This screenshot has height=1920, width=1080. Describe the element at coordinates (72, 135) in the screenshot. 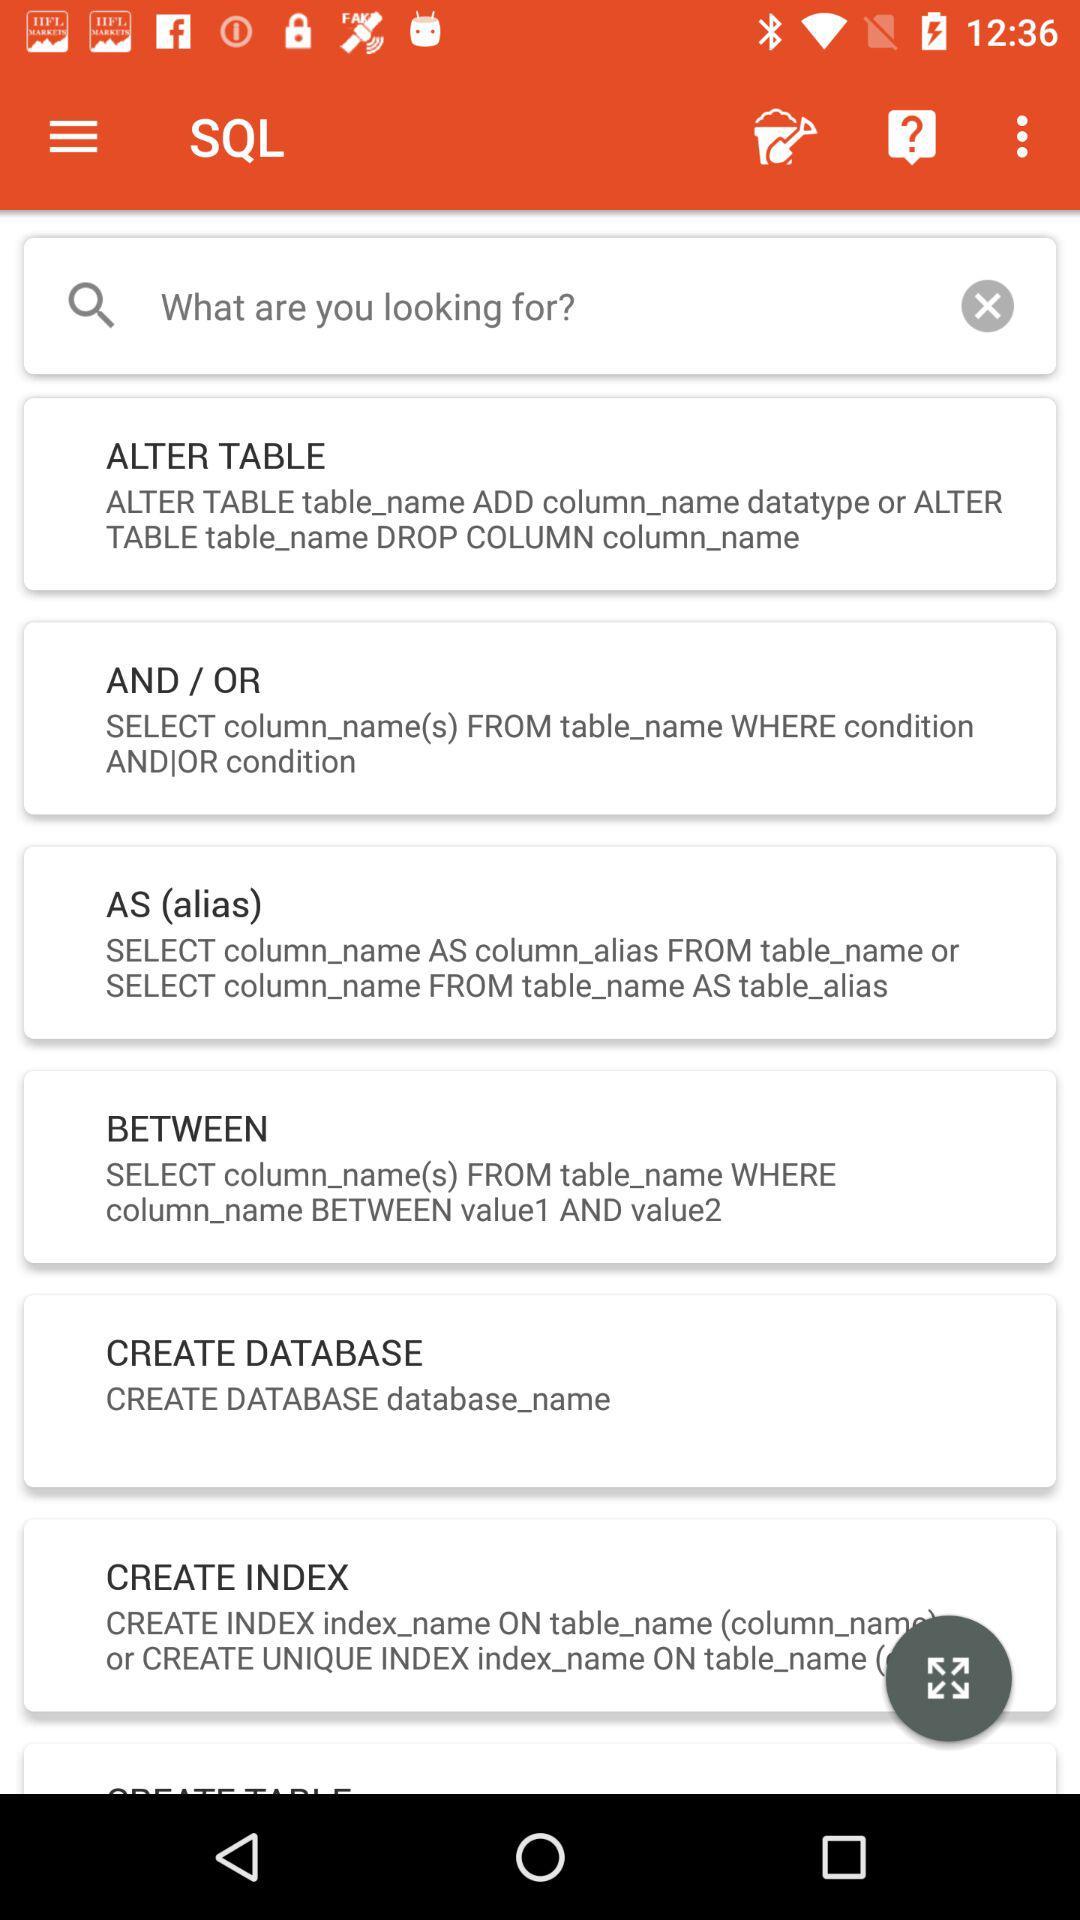

I see `the app next to sql icon` at that location.